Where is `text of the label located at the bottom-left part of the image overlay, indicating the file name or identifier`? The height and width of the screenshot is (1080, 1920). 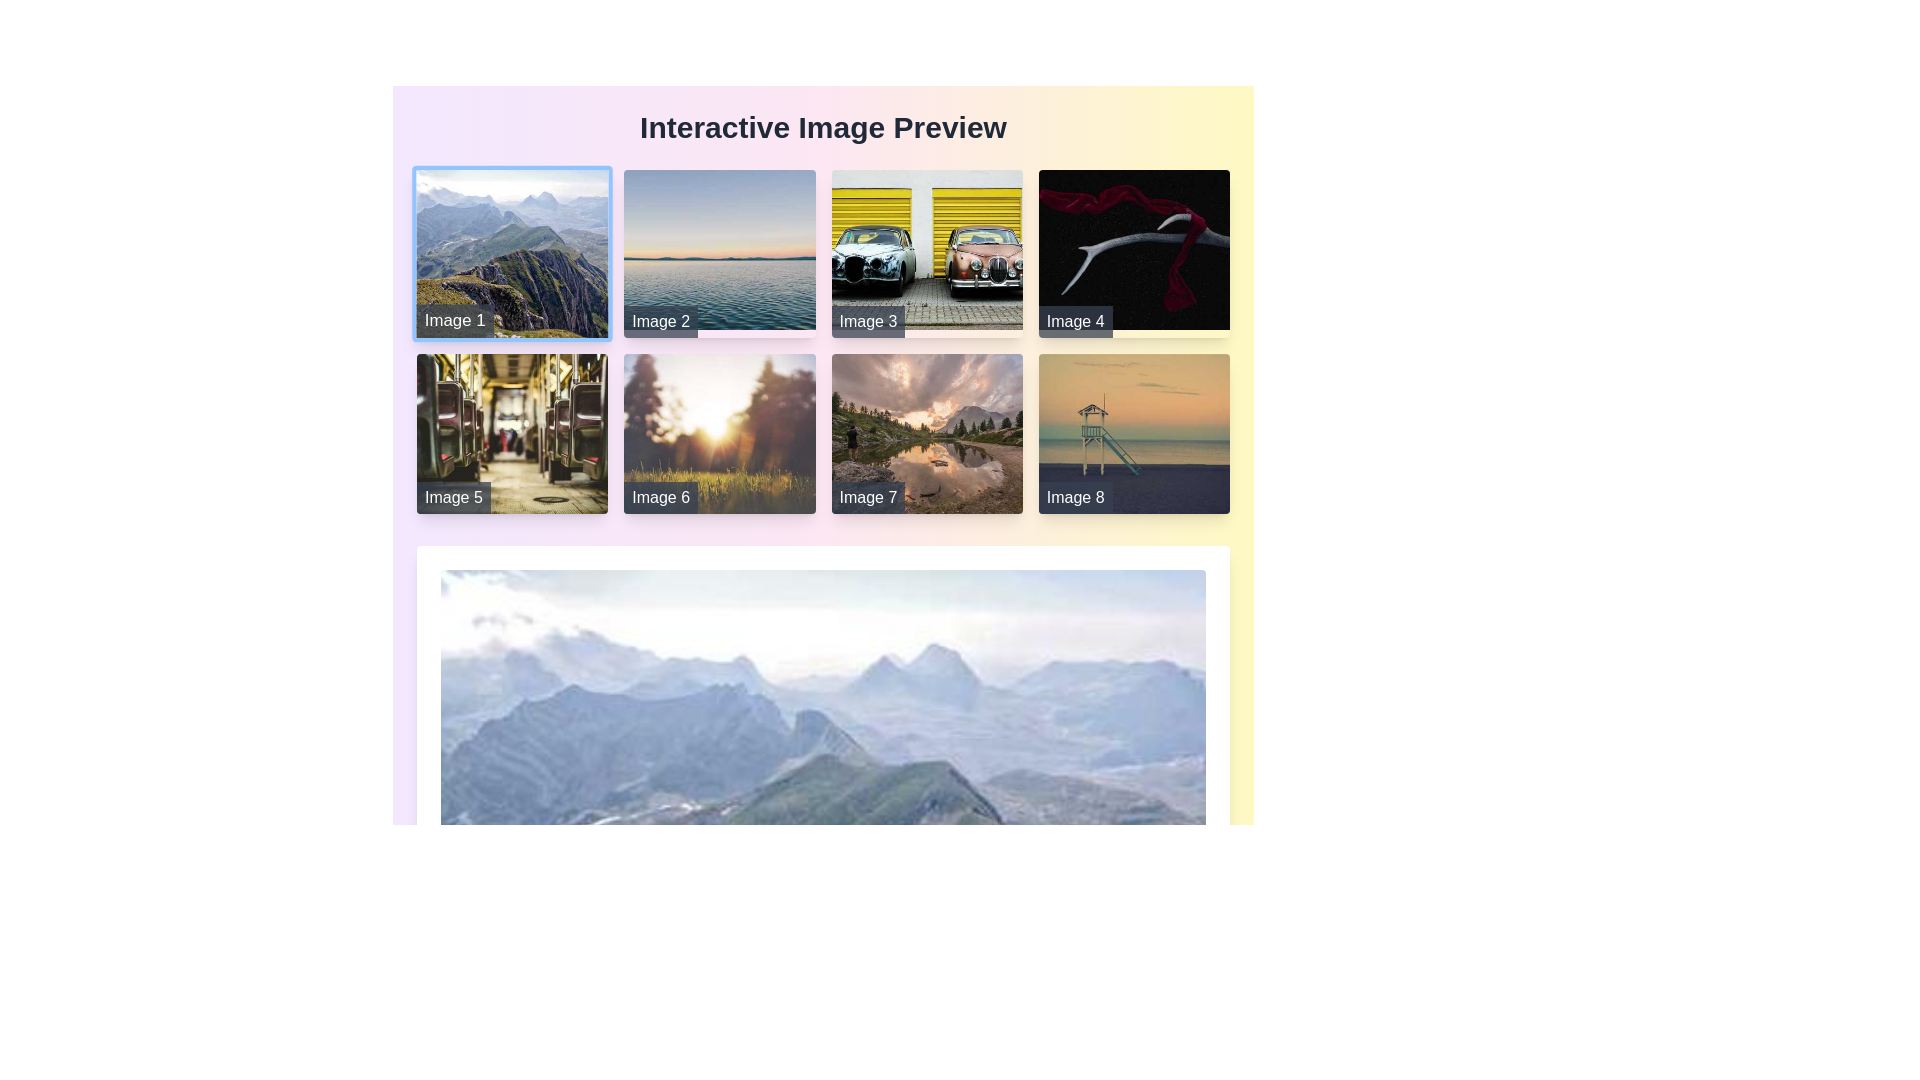
text of the label located at the bottom-left part of the image overlay, indicating the file name or identifier is located at coordinates (661, 496).